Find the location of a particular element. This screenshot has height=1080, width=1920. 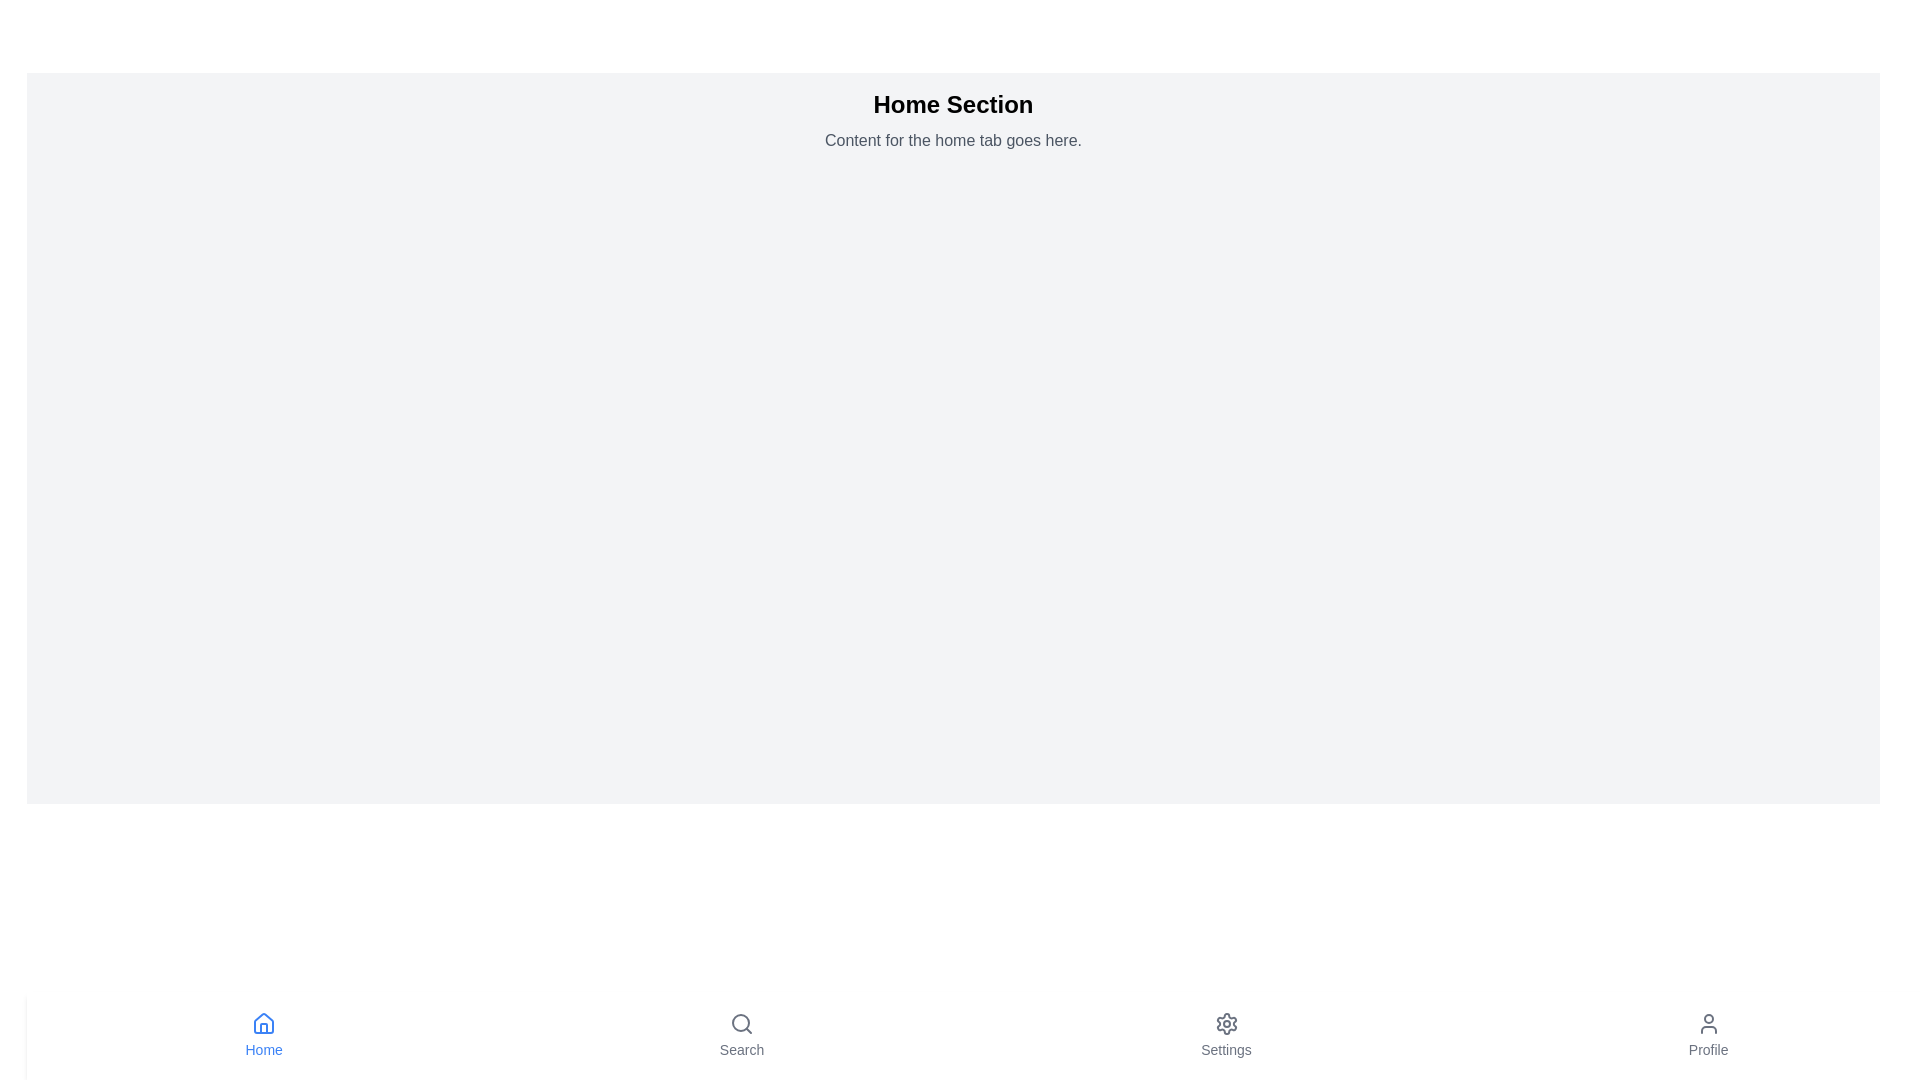

the 'Settings' button with a gear icon located in the bottom navigation bar, which is the third button from the left is located at coordinates (1225, 1035).